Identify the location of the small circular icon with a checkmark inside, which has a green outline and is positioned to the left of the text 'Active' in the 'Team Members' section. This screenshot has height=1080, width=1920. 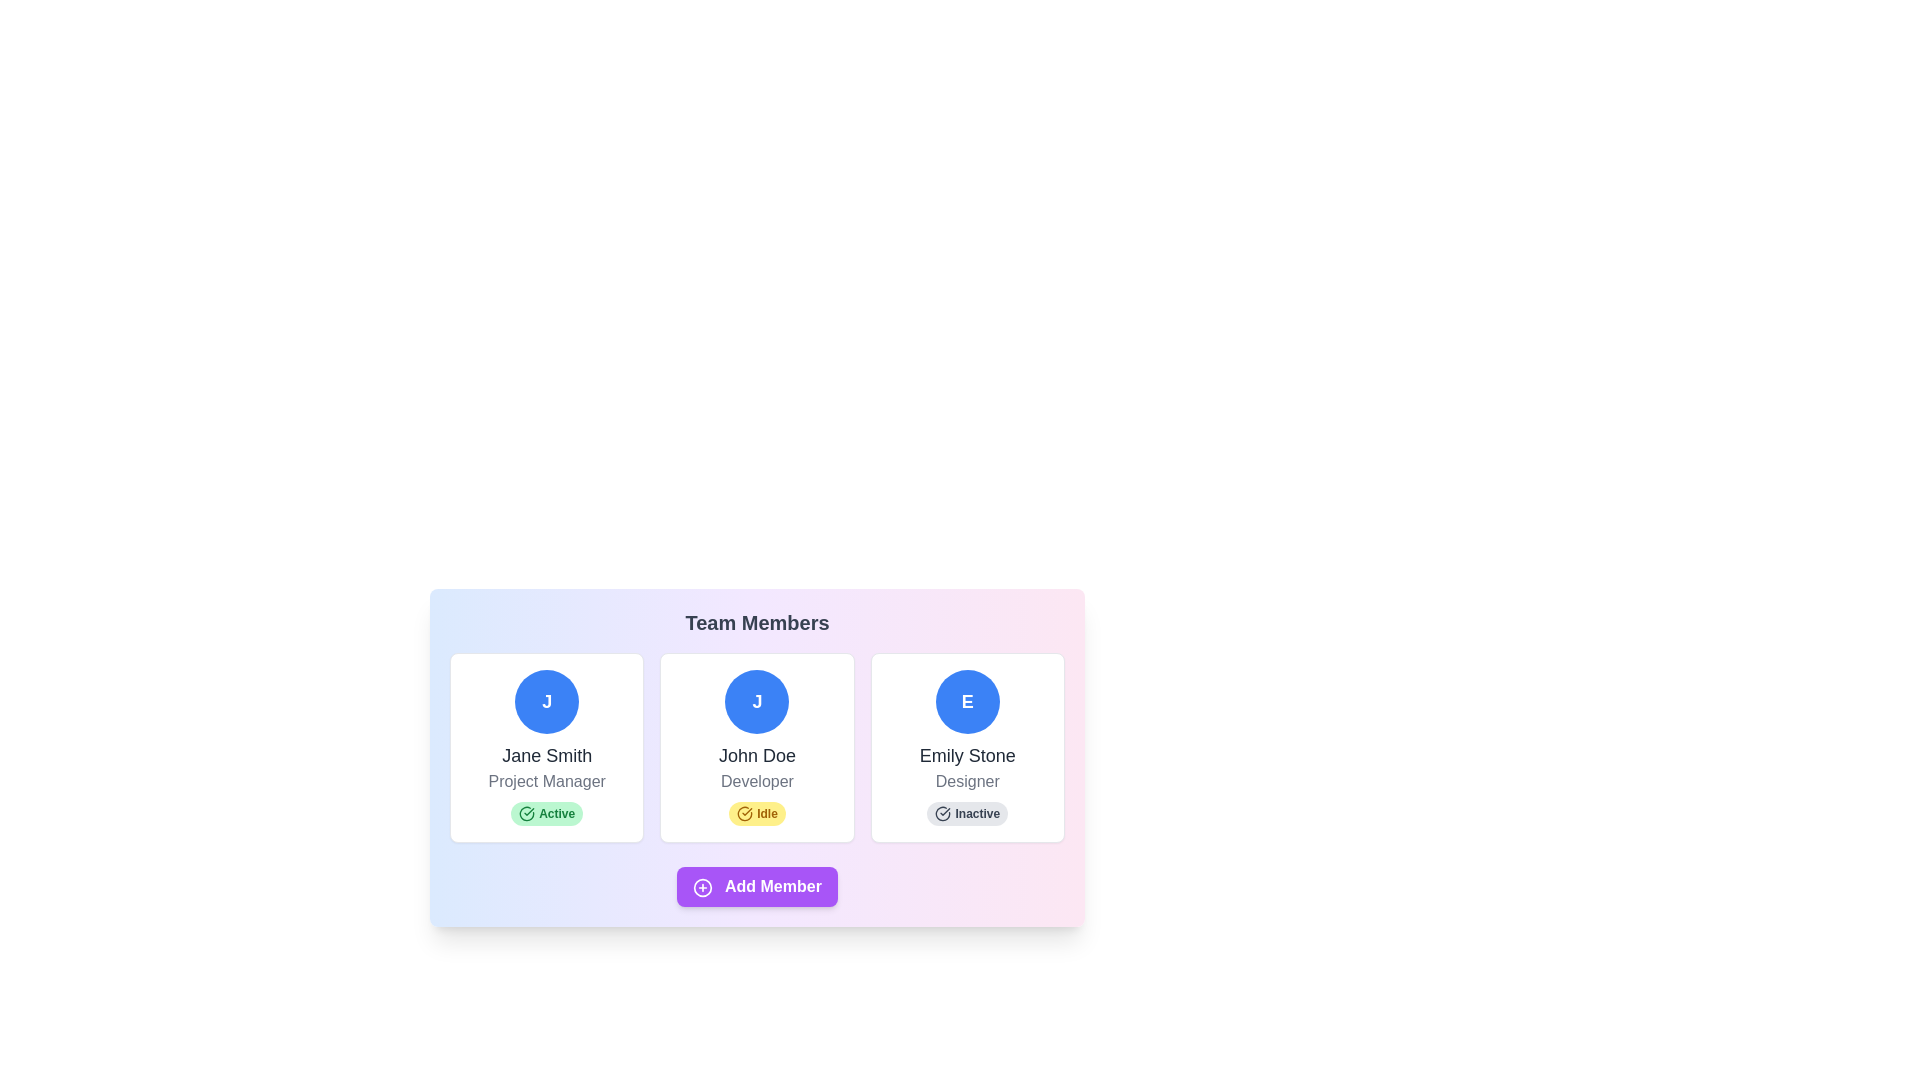
(527, 813).